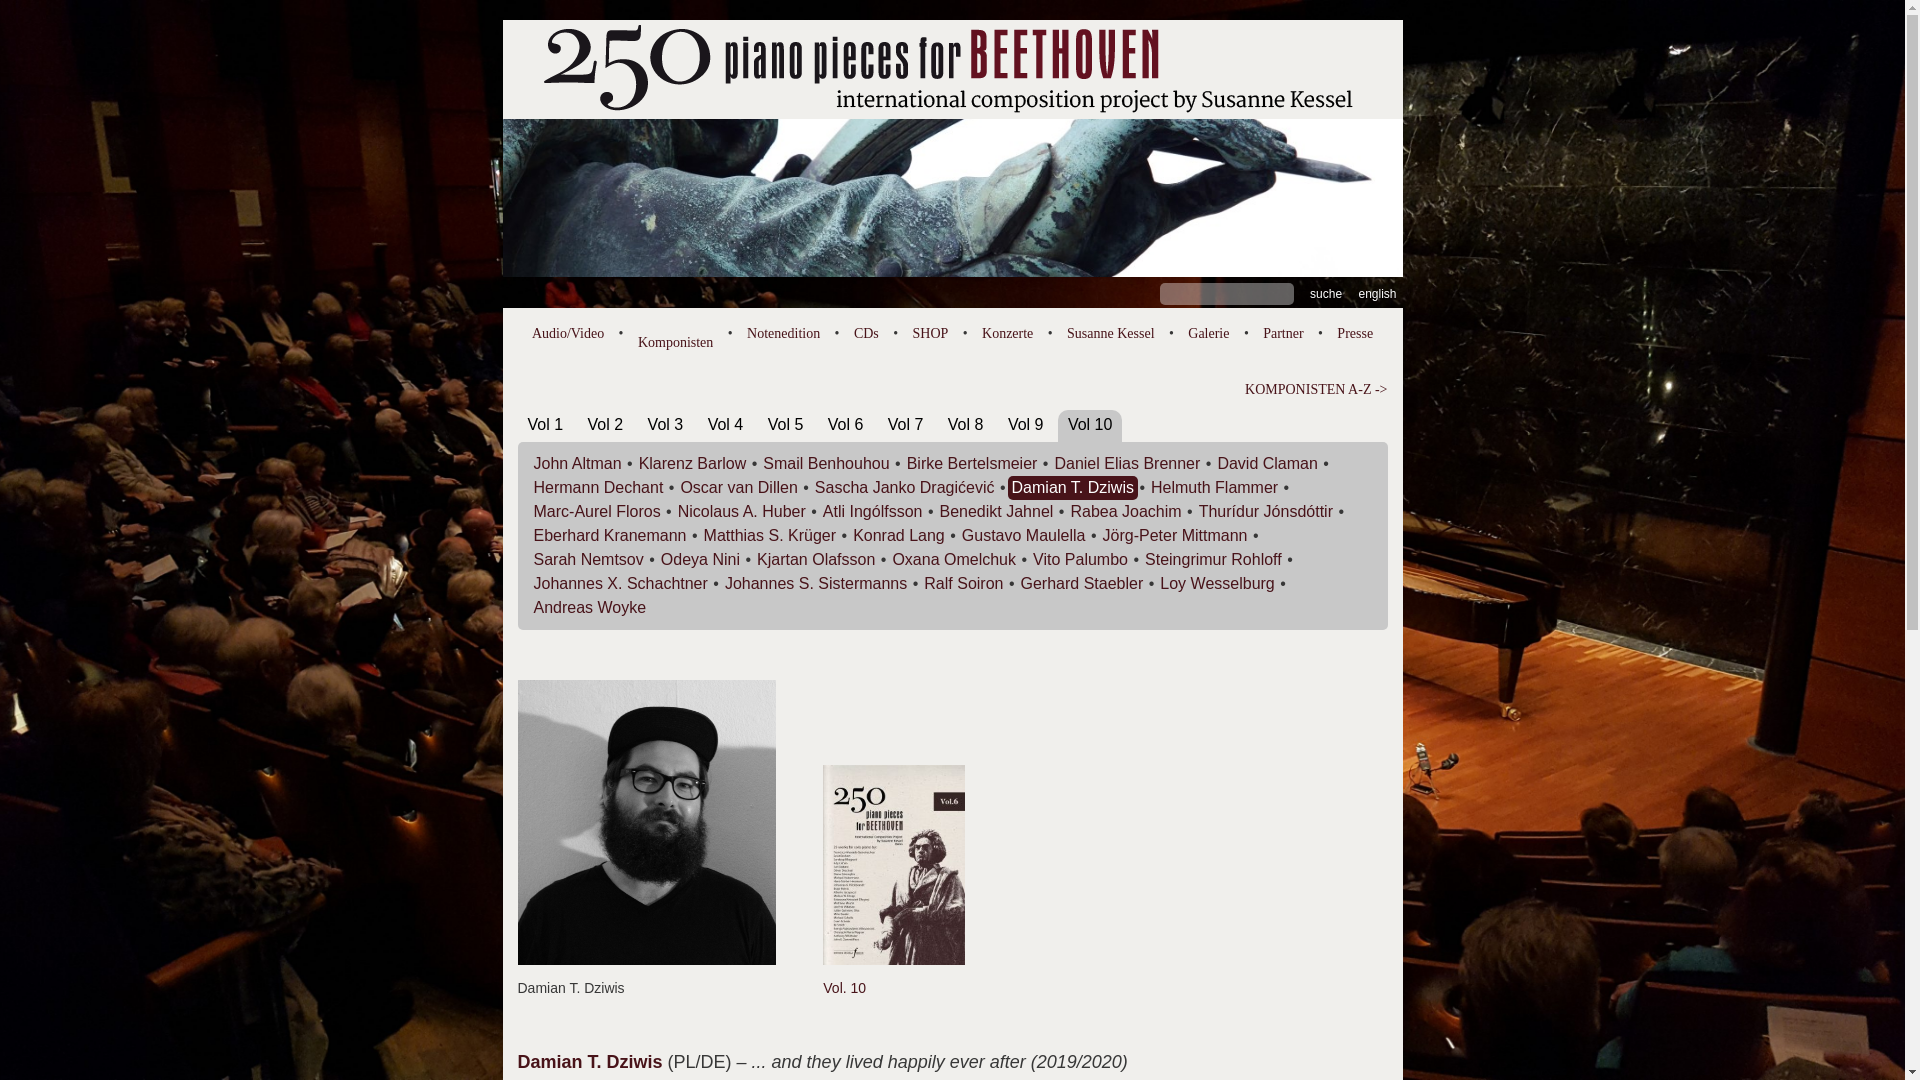 Image resolution: width=1920 pixels, height=1080 pixels. I want to click on 'Loy Wesselburg', so click(1216, 583).